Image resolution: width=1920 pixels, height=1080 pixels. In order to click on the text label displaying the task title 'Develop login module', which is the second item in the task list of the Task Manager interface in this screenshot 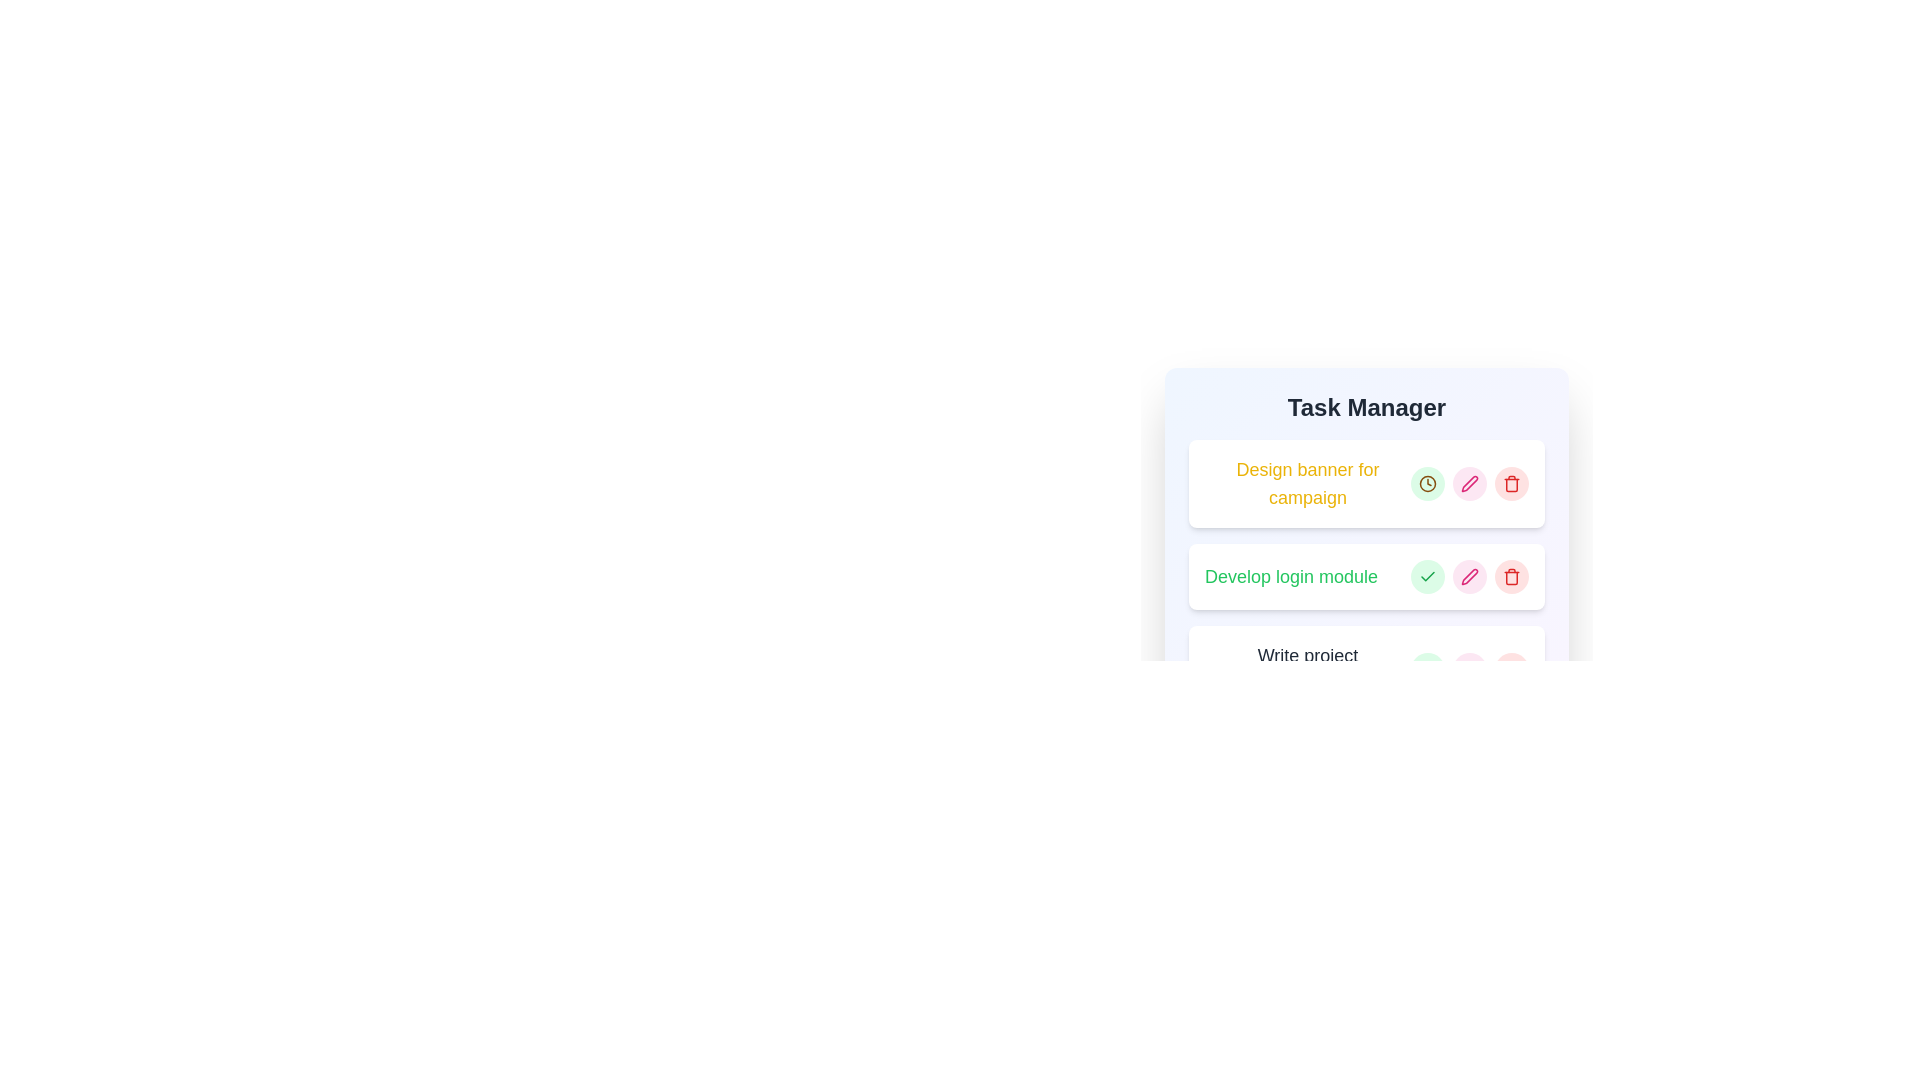, I will do `click(1291, 577)`.